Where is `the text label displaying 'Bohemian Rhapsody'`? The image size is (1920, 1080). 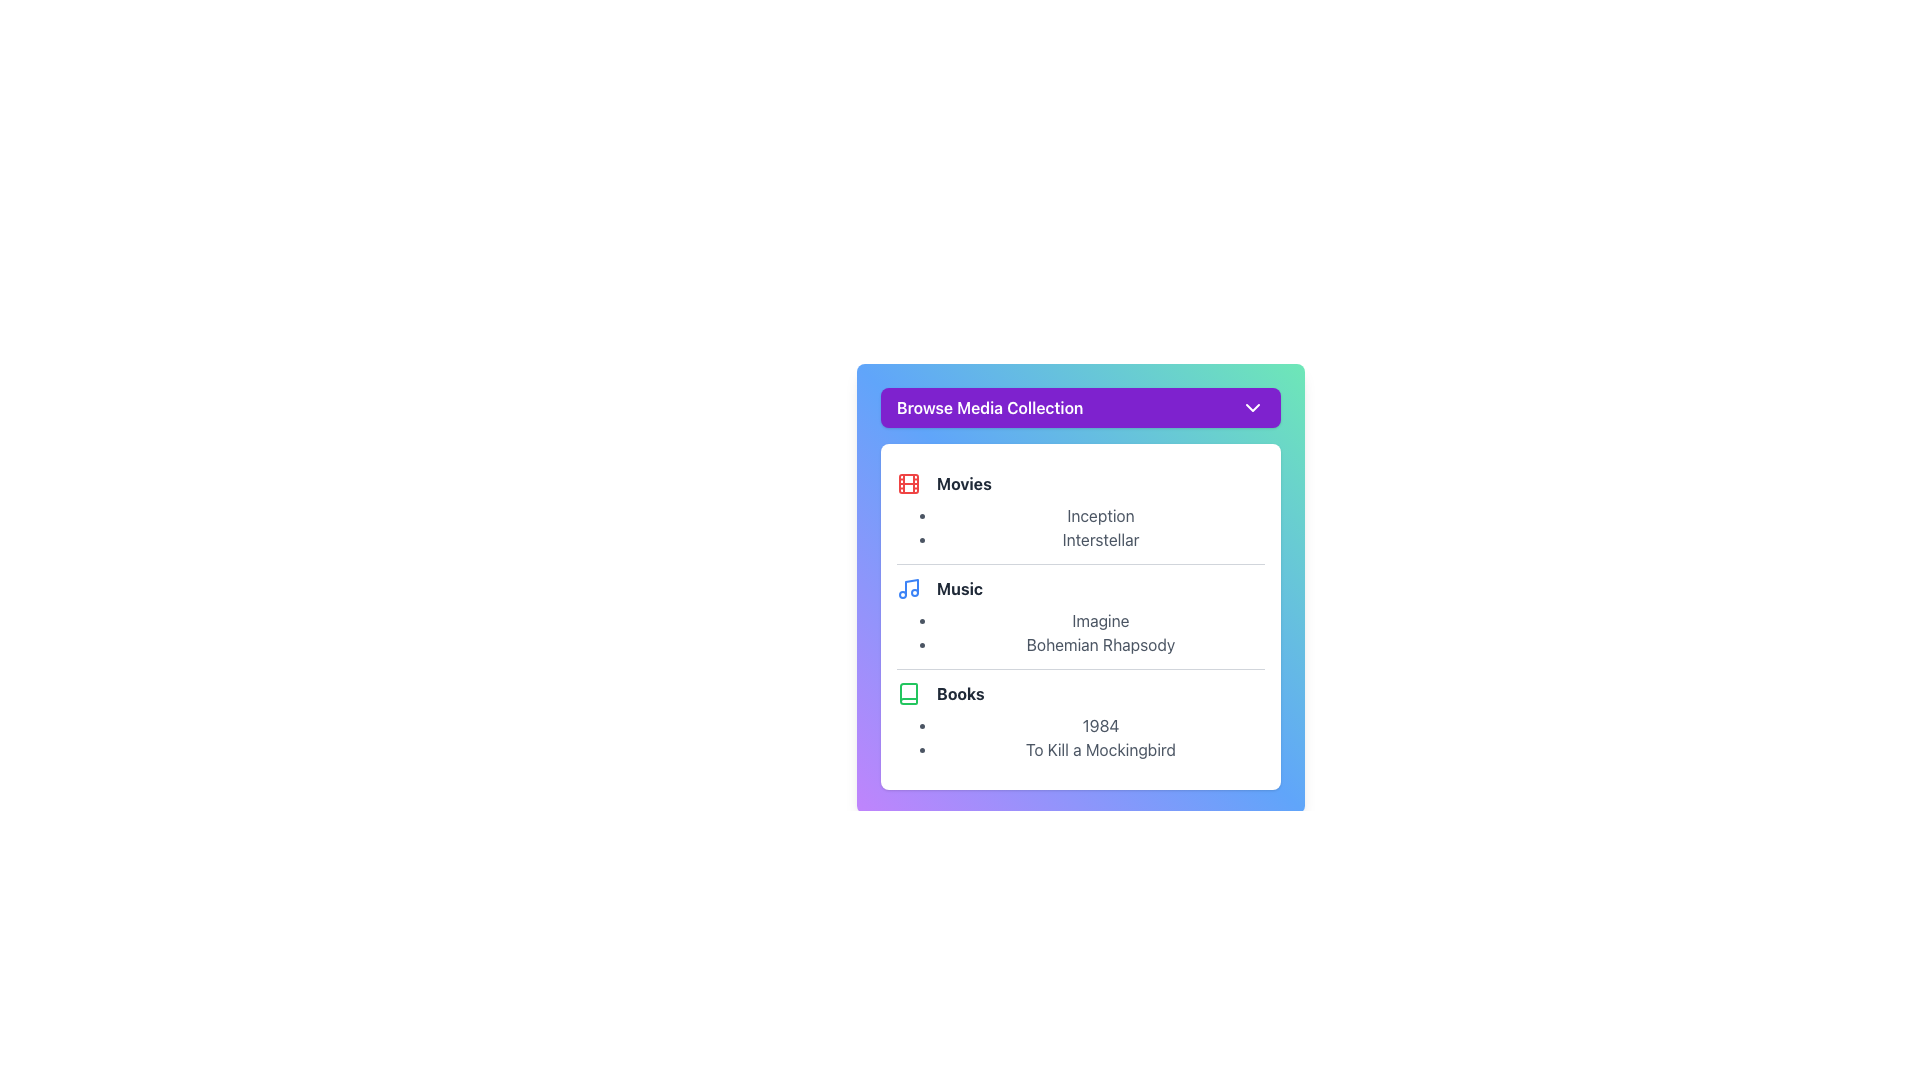
the text label displaying 'Bohemian Rhapsody' is located at coordinates (1099, 644).